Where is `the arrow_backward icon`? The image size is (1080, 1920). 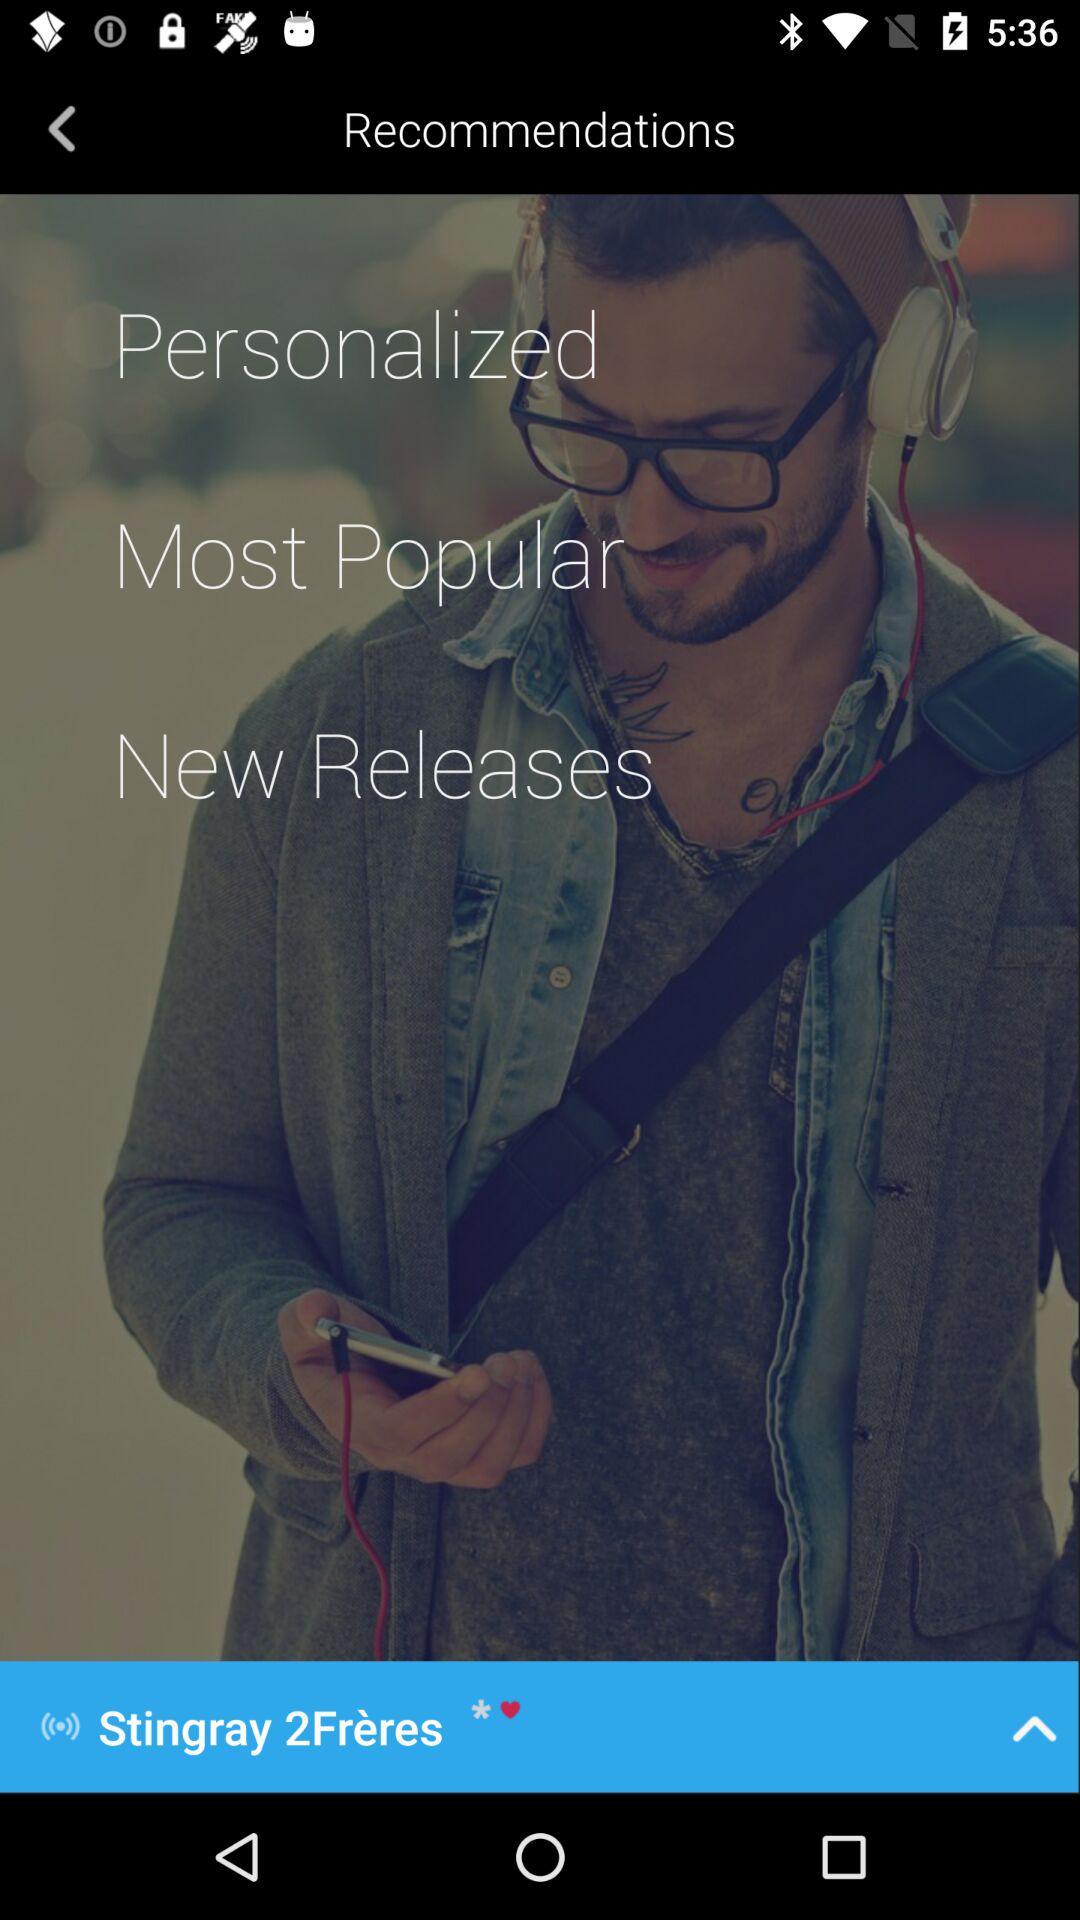 the arrow_backward icon is located at coordinates (61, 127).